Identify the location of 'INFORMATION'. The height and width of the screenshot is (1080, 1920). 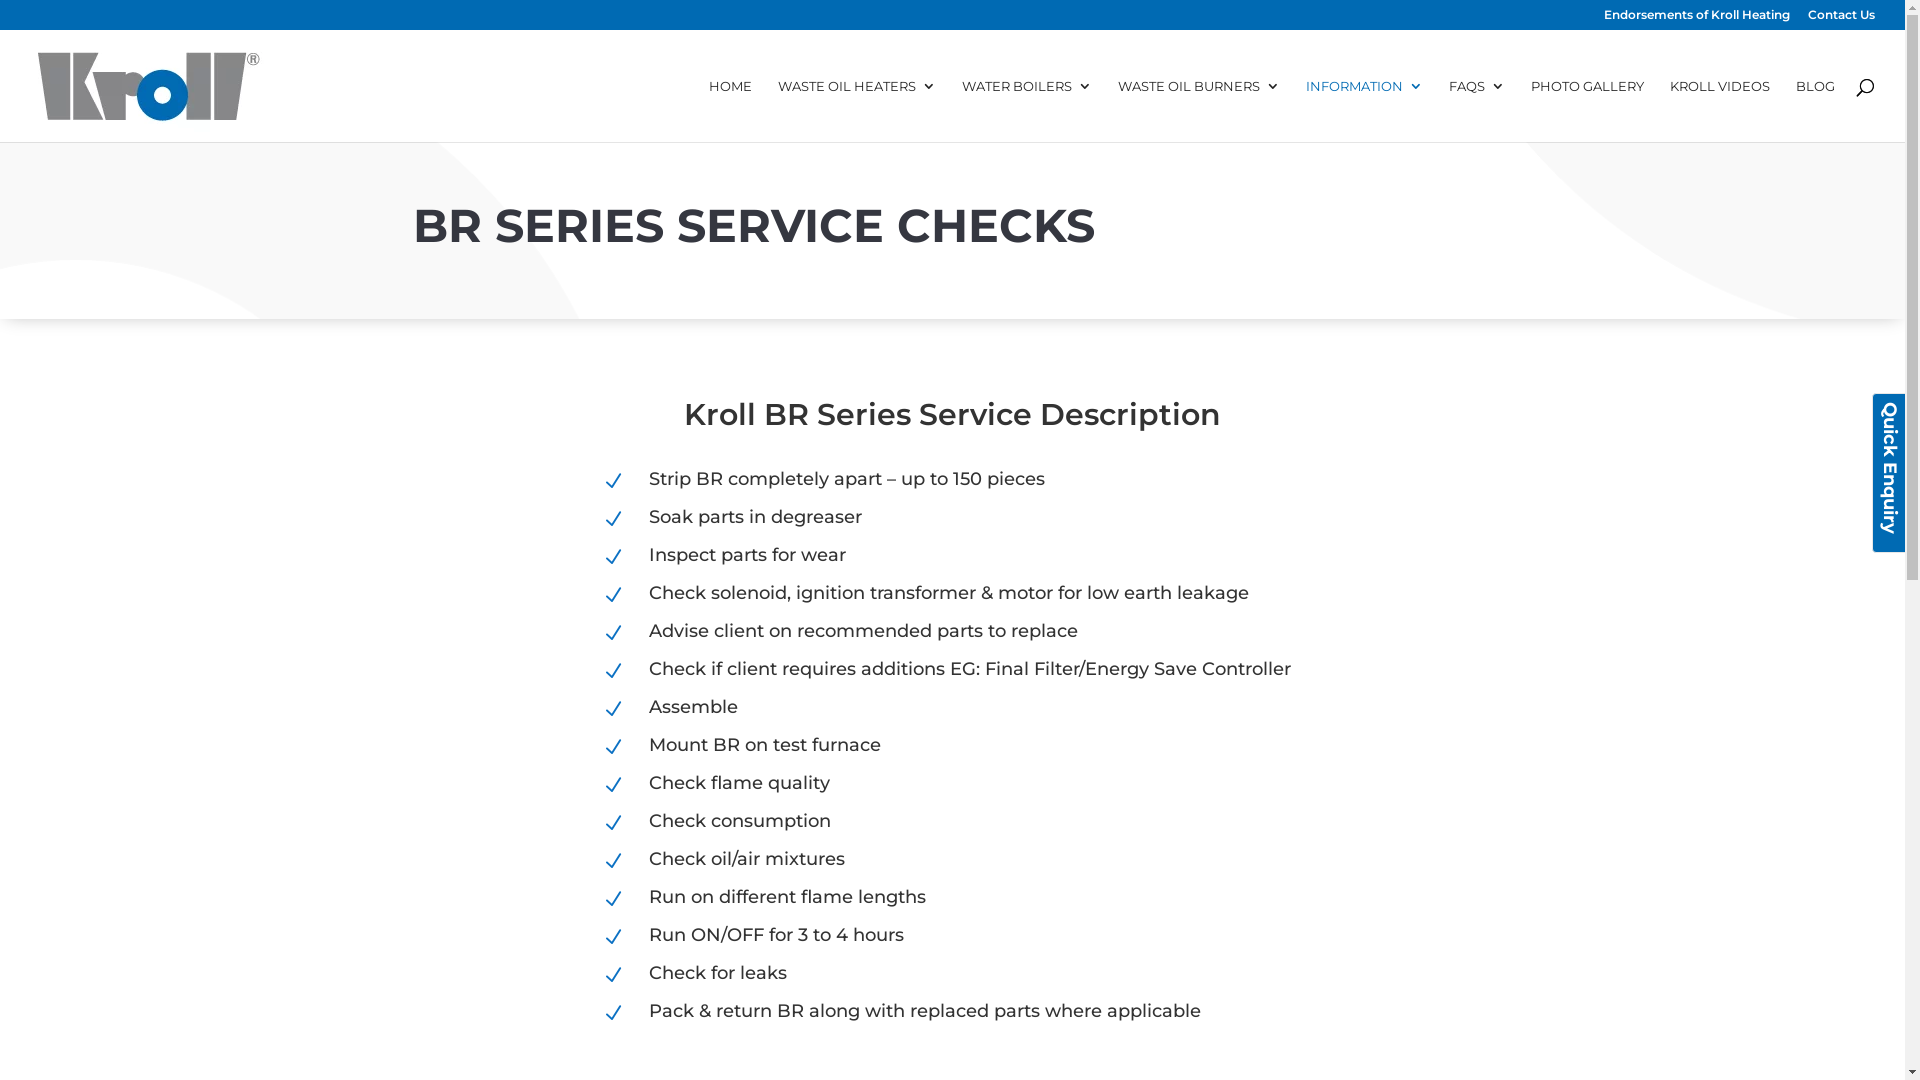
(1305, 110).